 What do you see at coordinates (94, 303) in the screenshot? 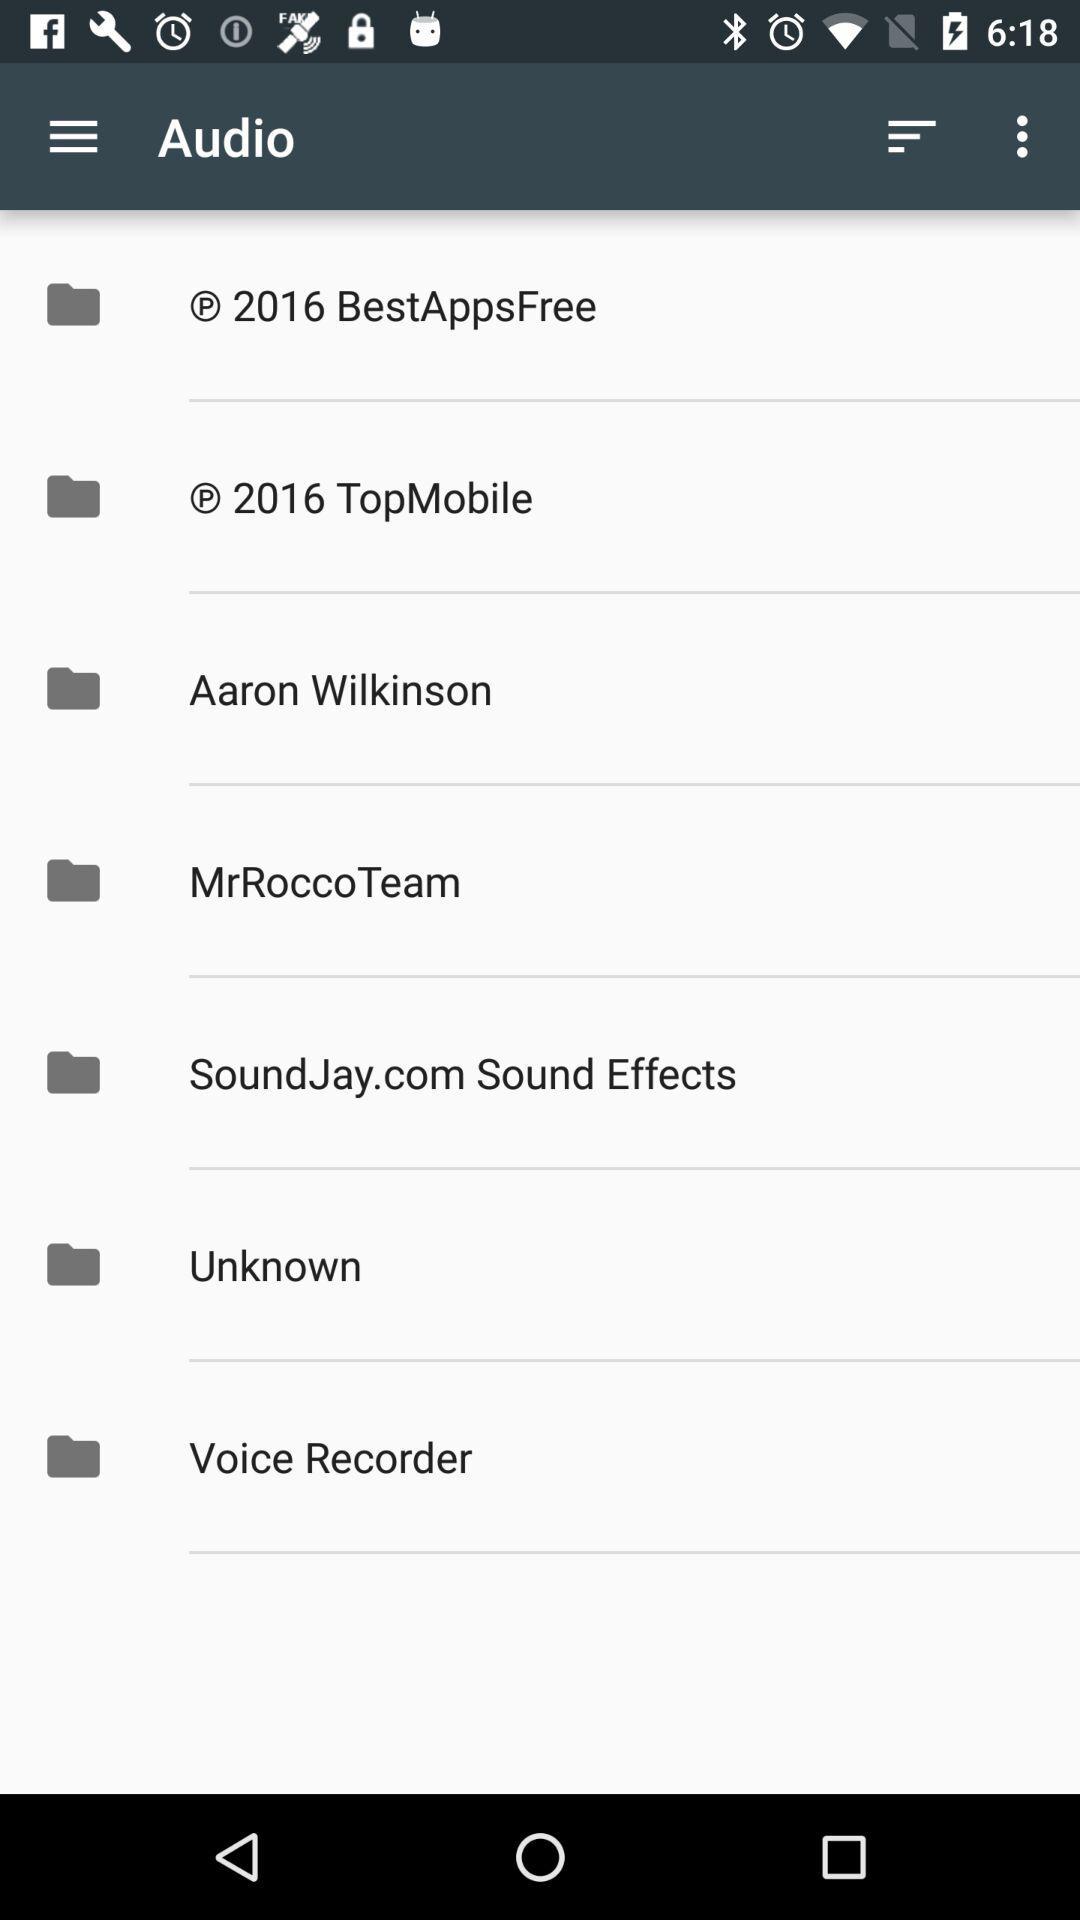
I see `the icon which is left side of the 2016 bestappsfree` at bounding box center [94, 303].